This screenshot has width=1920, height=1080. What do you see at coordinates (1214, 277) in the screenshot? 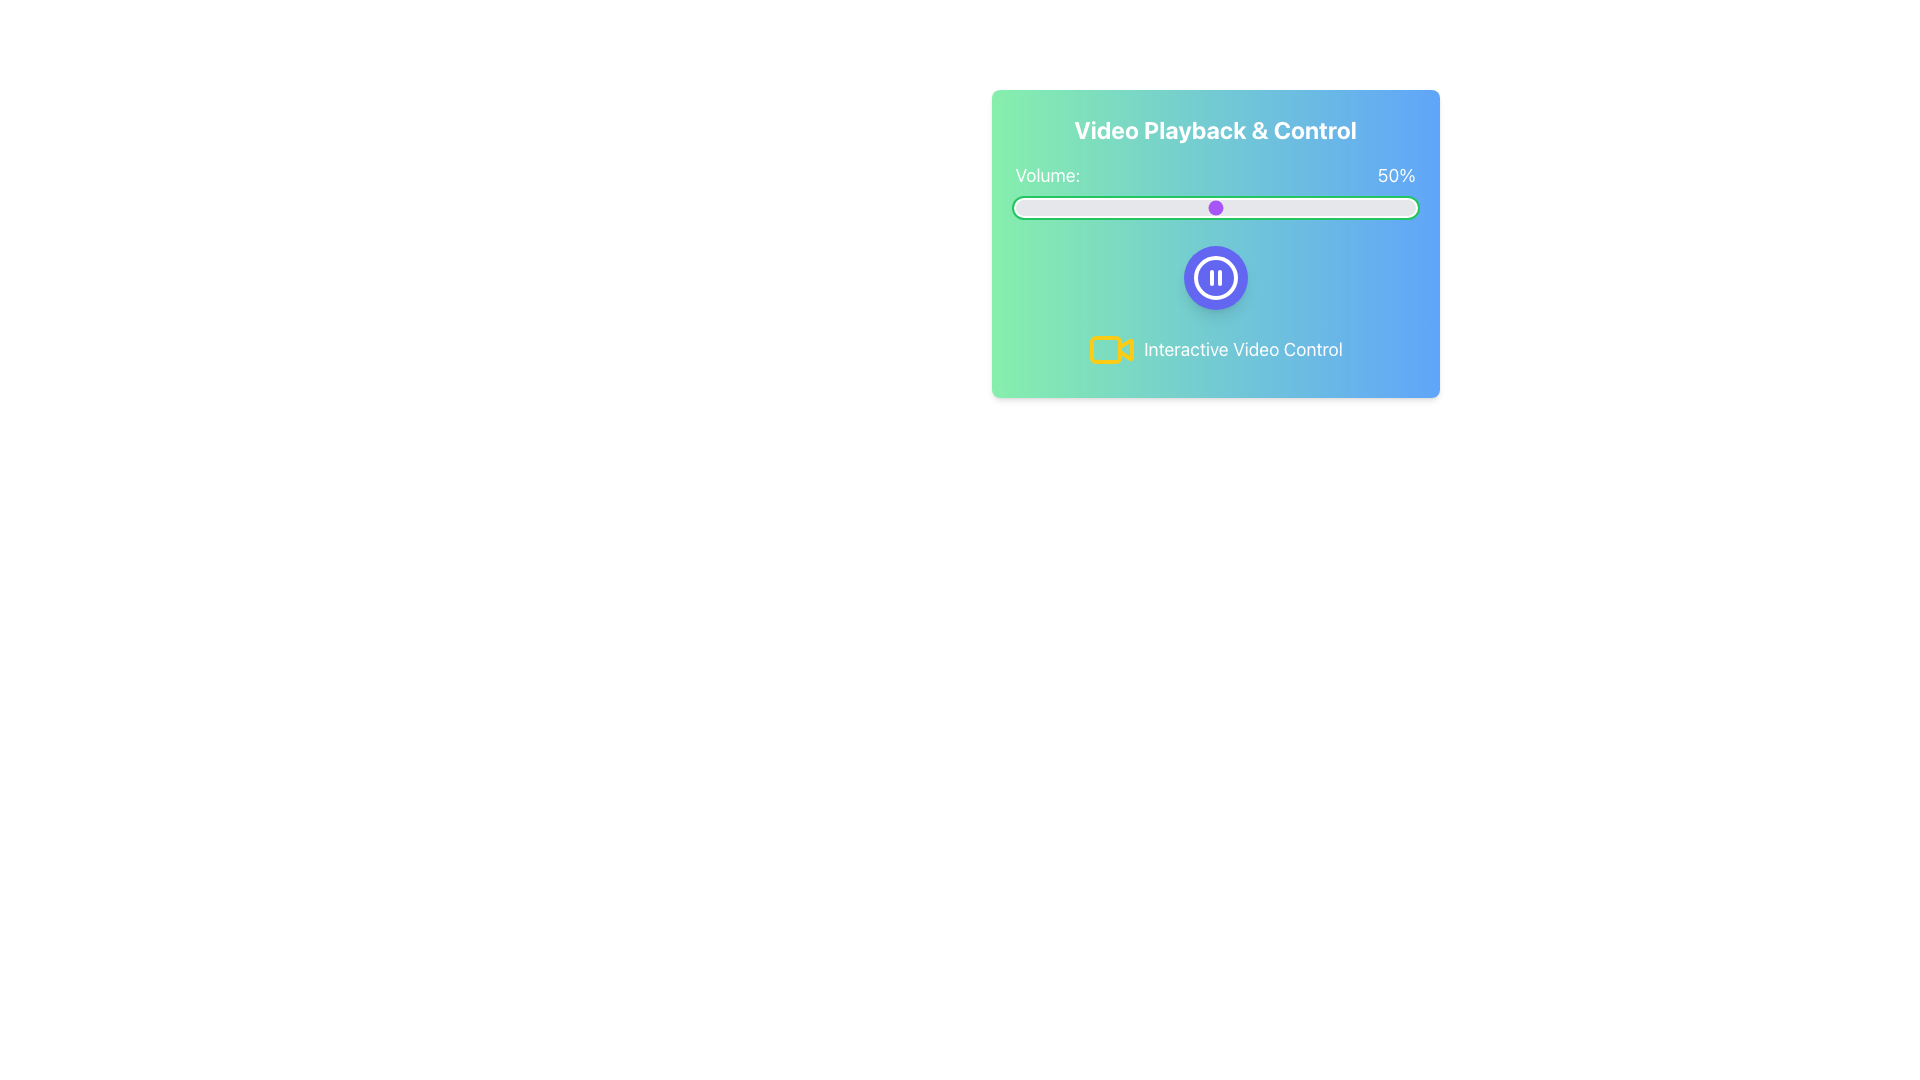
I see `the circular indigo button with a white pause icon` at bounding box center [1214, 277].